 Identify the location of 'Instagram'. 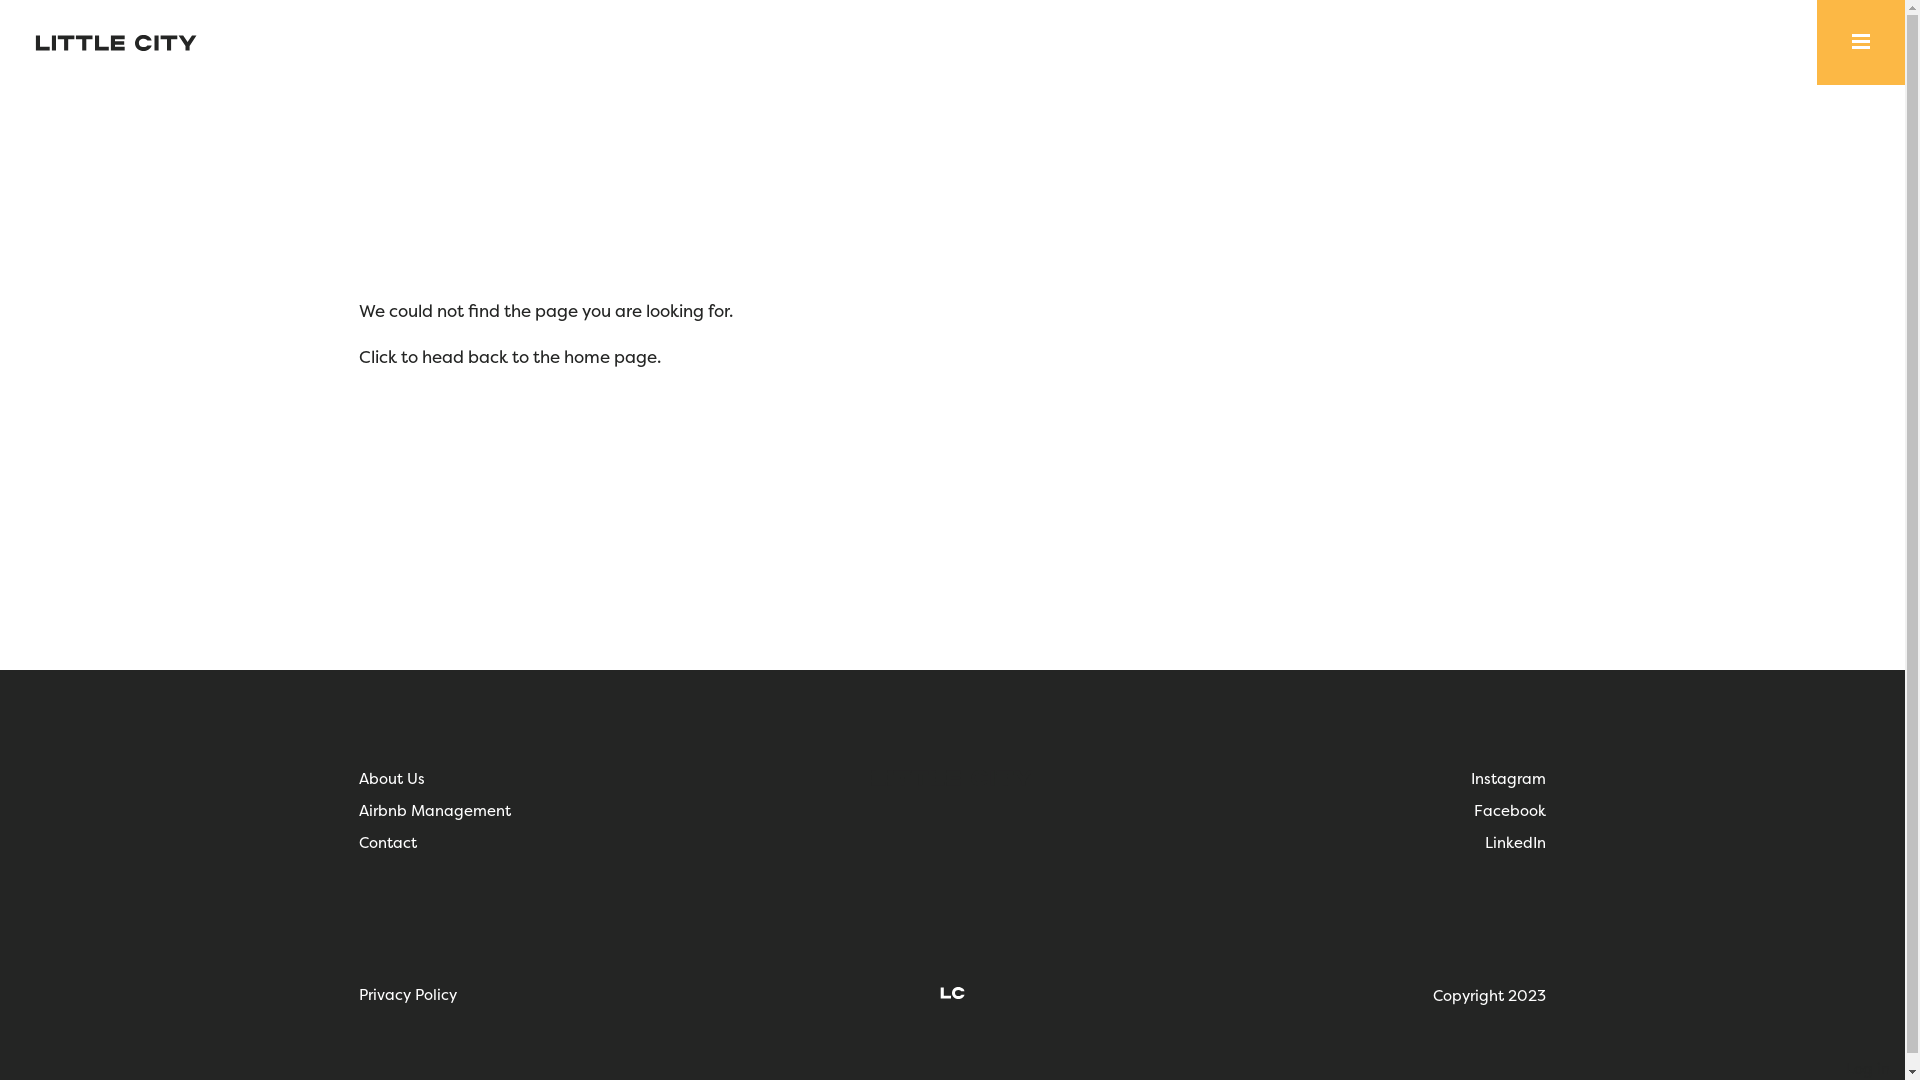
(1508, 778).